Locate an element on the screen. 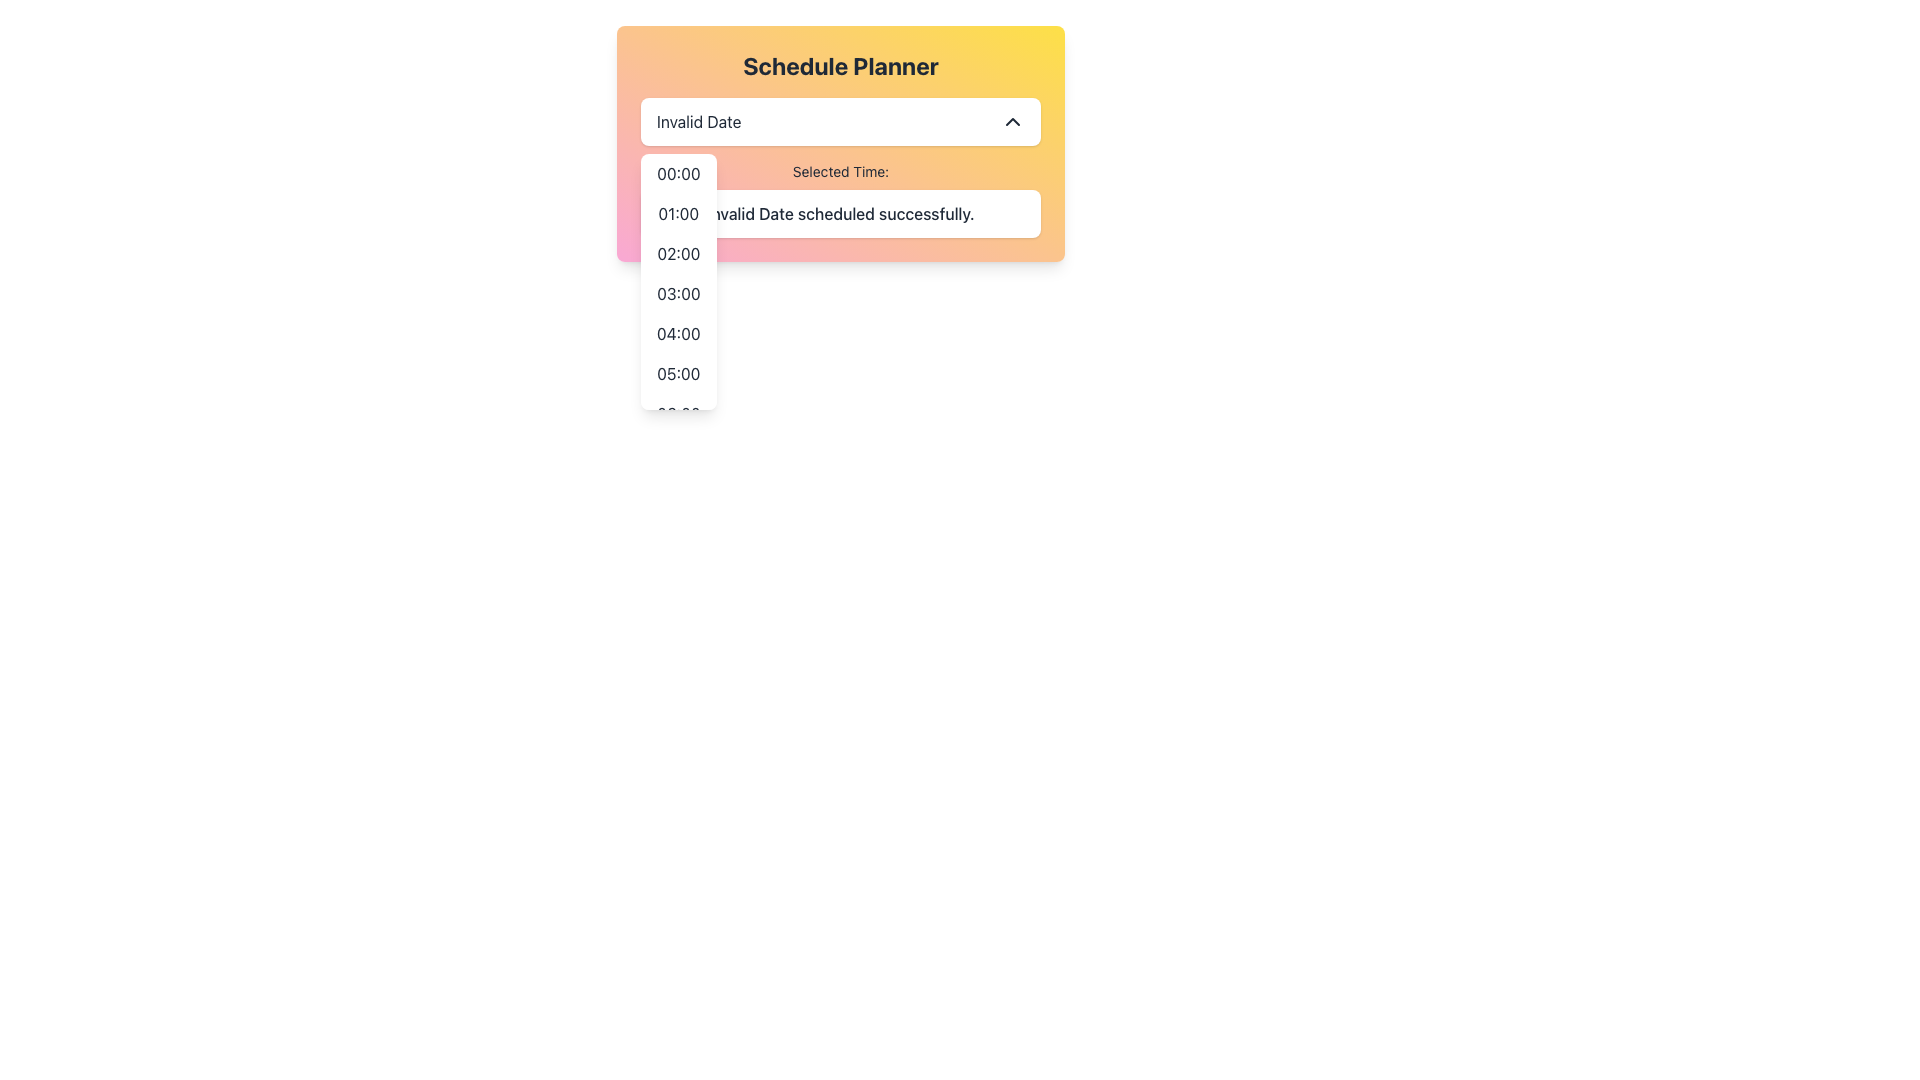 This screenshot has width=1920, height=1080. the clickable list item for the time '06:00' in the dropdown menu is located at coordinates (678, 412).